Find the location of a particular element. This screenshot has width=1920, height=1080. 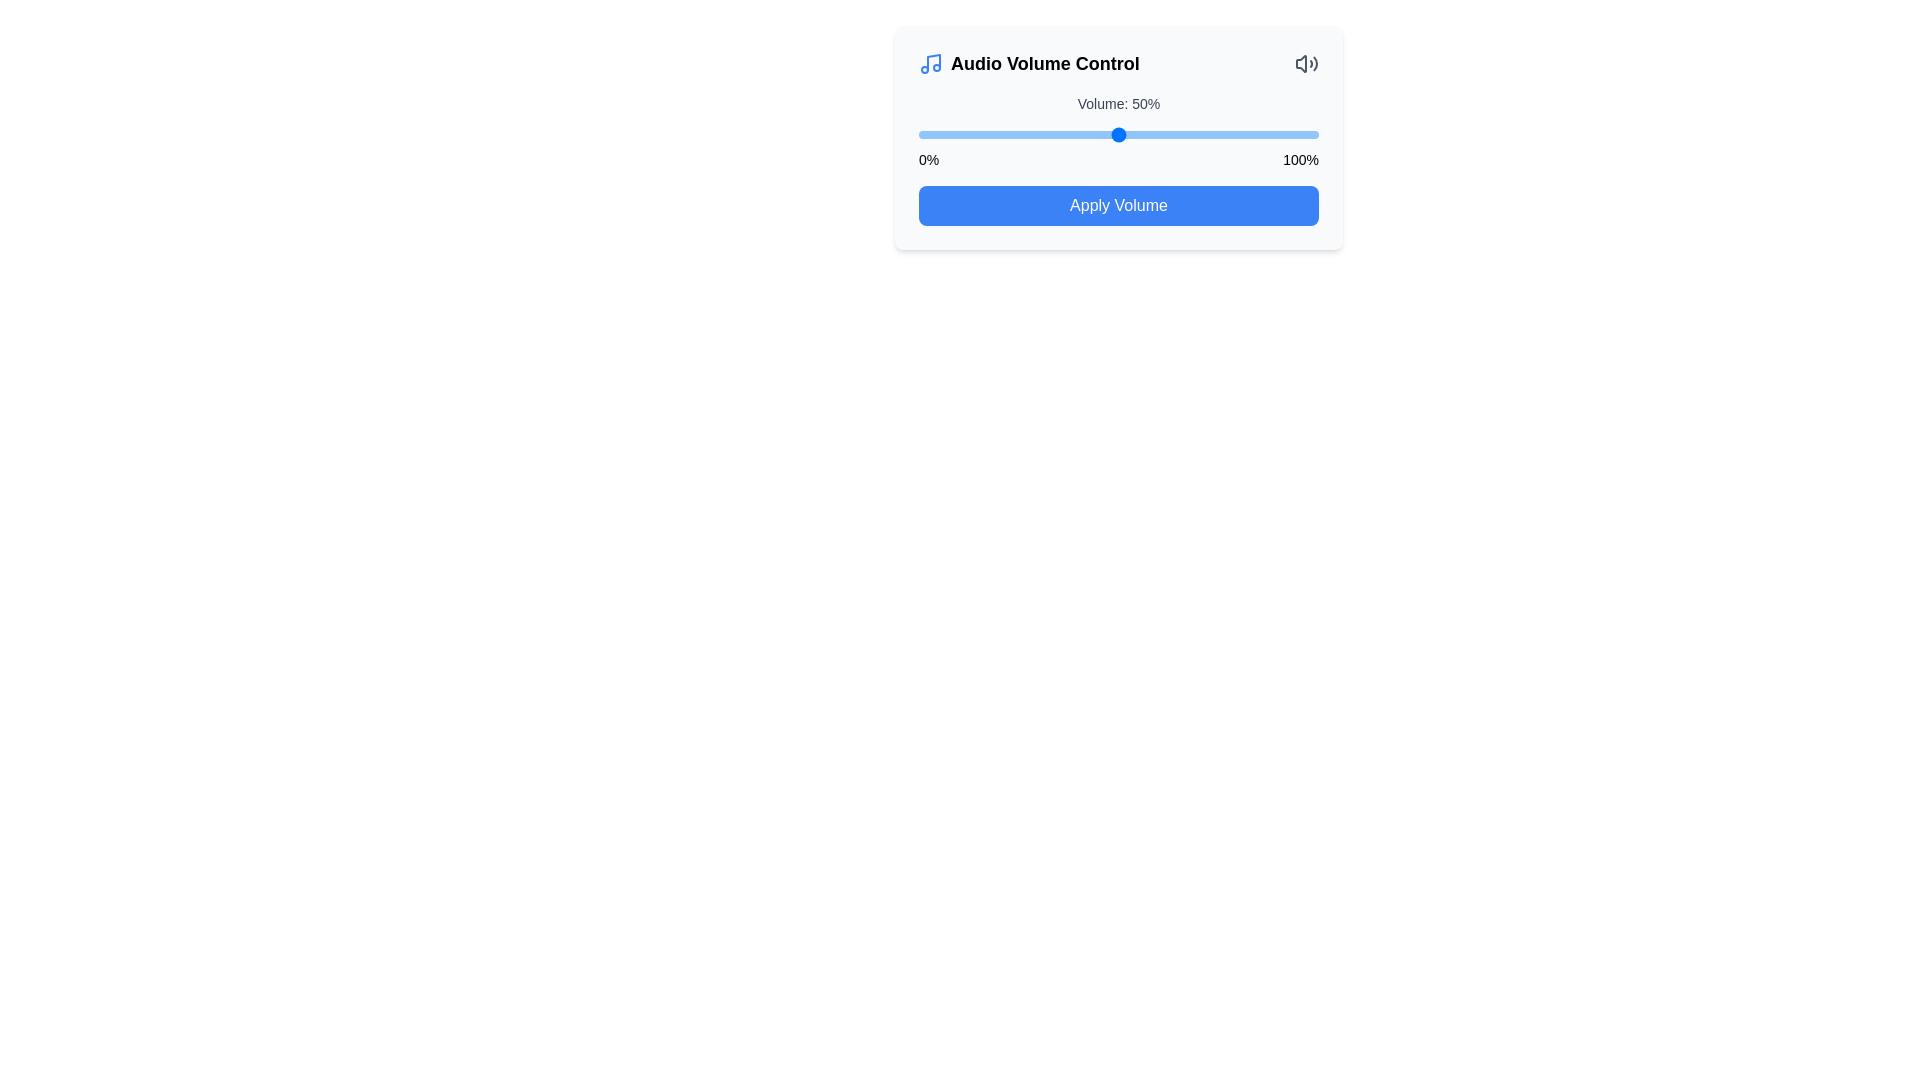

the volume is located at coordinates (1031, 135).